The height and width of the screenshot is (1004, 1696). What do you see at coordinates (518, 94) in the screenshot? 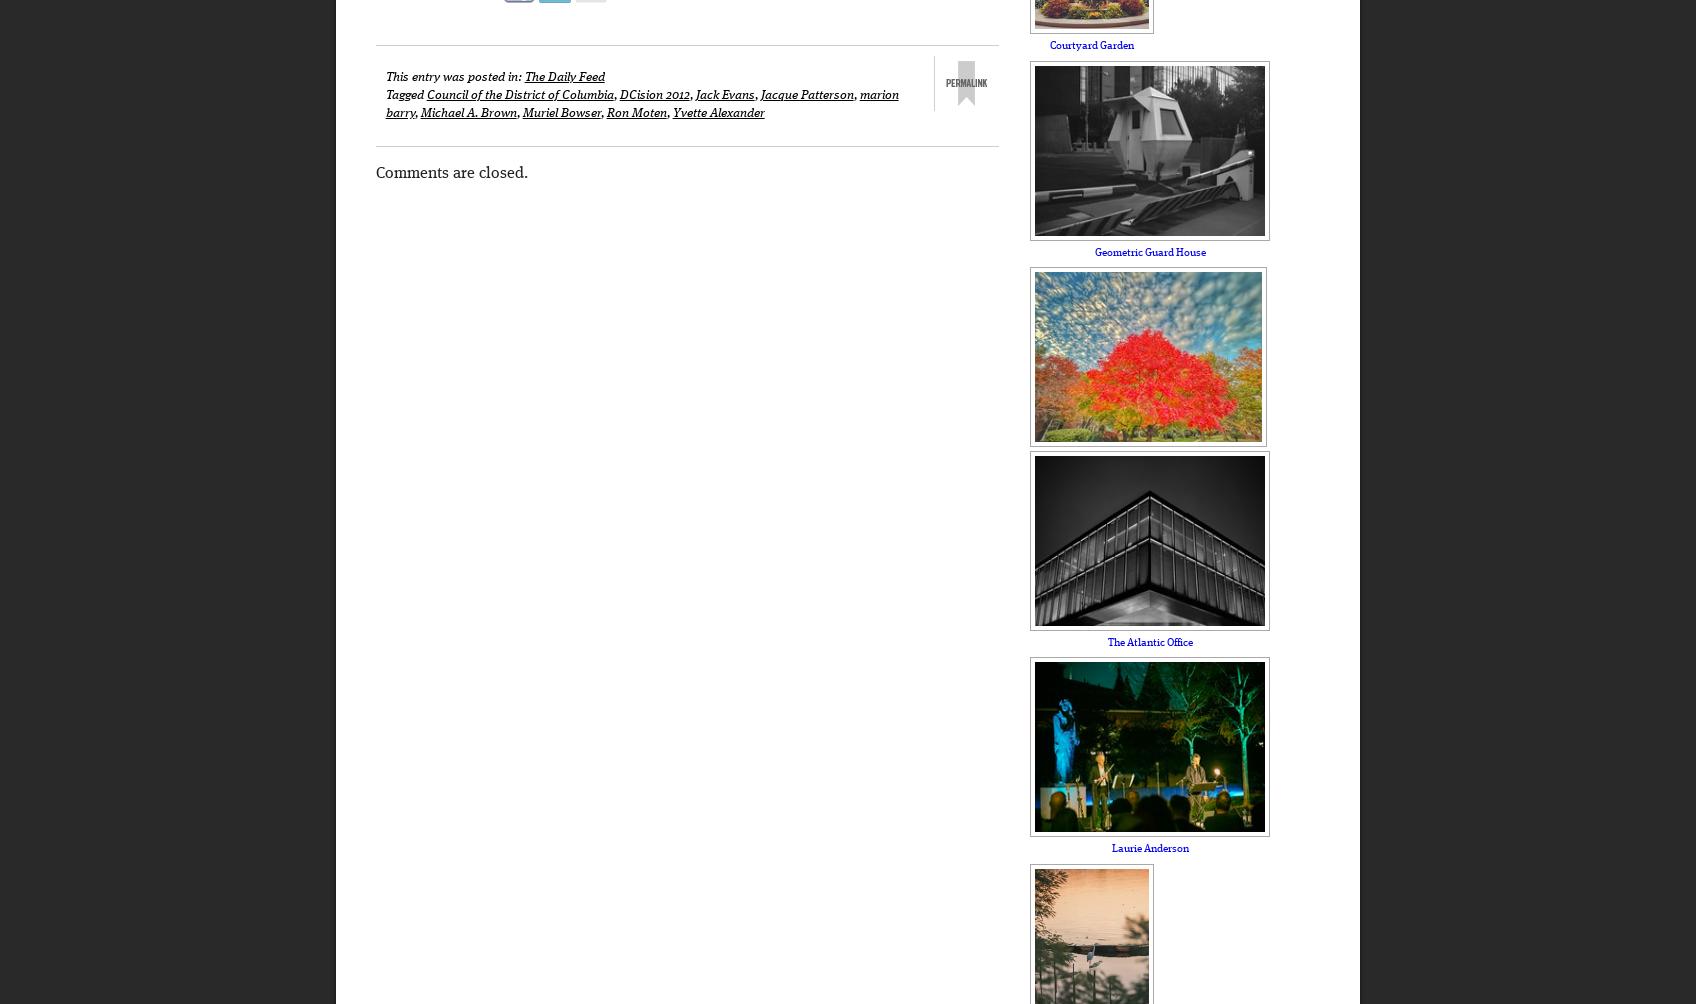
I see `'Council of the District of Columbia'` at bounding box center [518, 94].